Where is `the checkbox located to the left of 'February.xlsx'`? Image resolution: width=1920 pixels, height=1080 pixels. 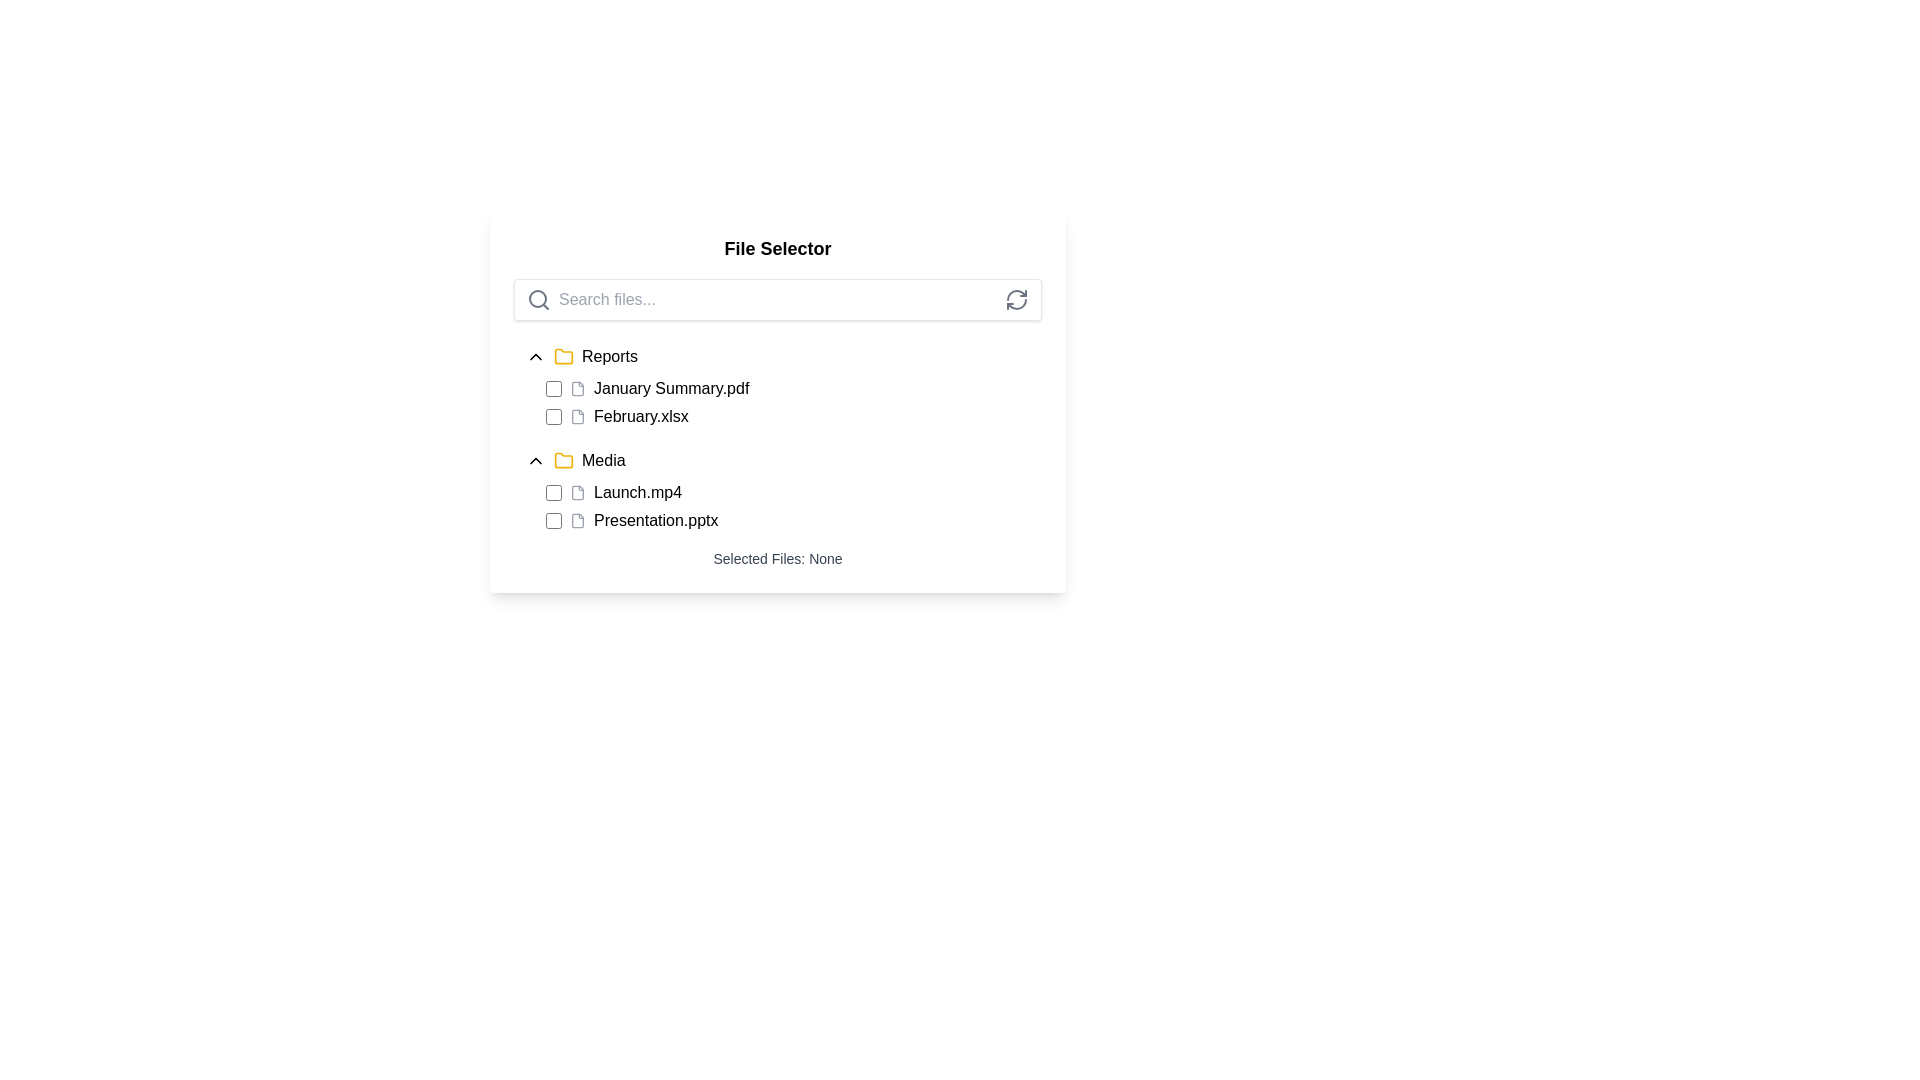
the checkbox located to the left of 'February.xlsx' is located at coordinates (553, 415).